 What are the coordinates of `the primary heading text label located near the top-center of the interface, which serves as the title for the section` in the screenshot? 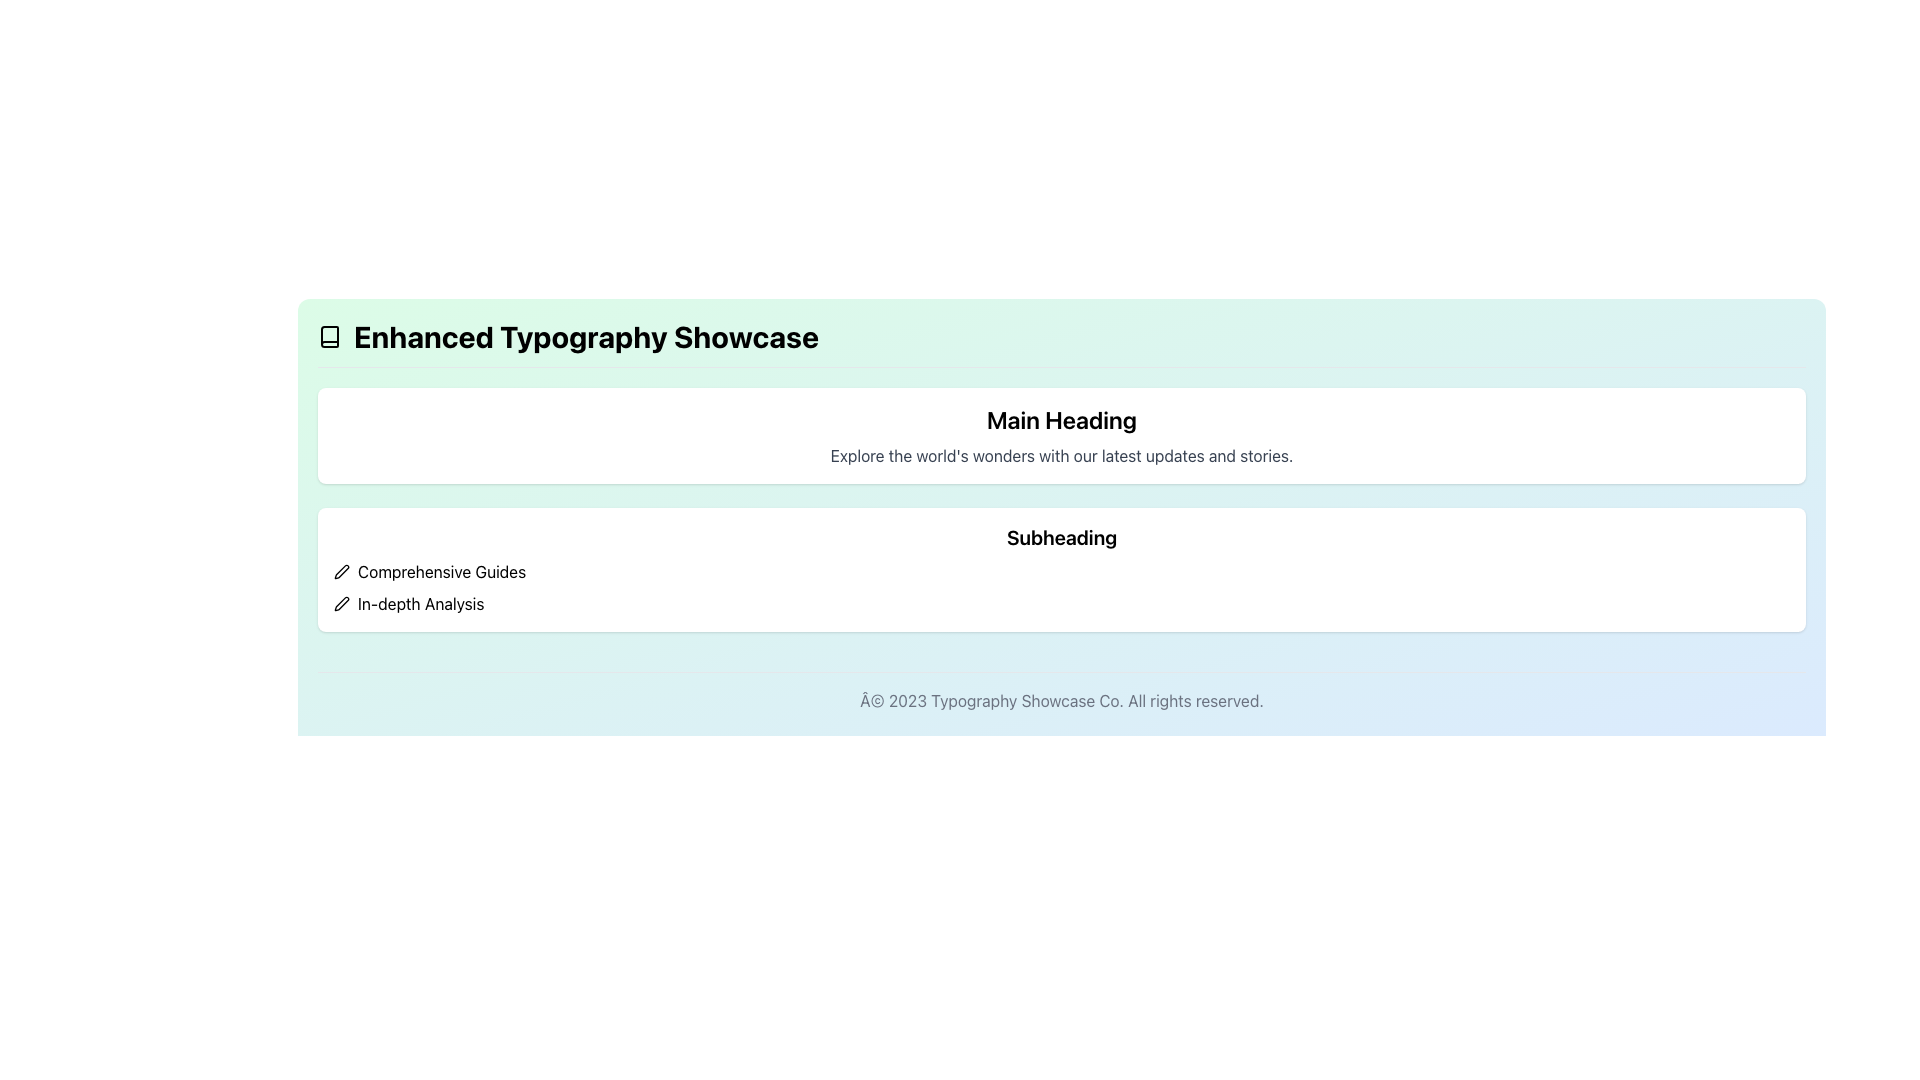 It's located at (1060, 419).